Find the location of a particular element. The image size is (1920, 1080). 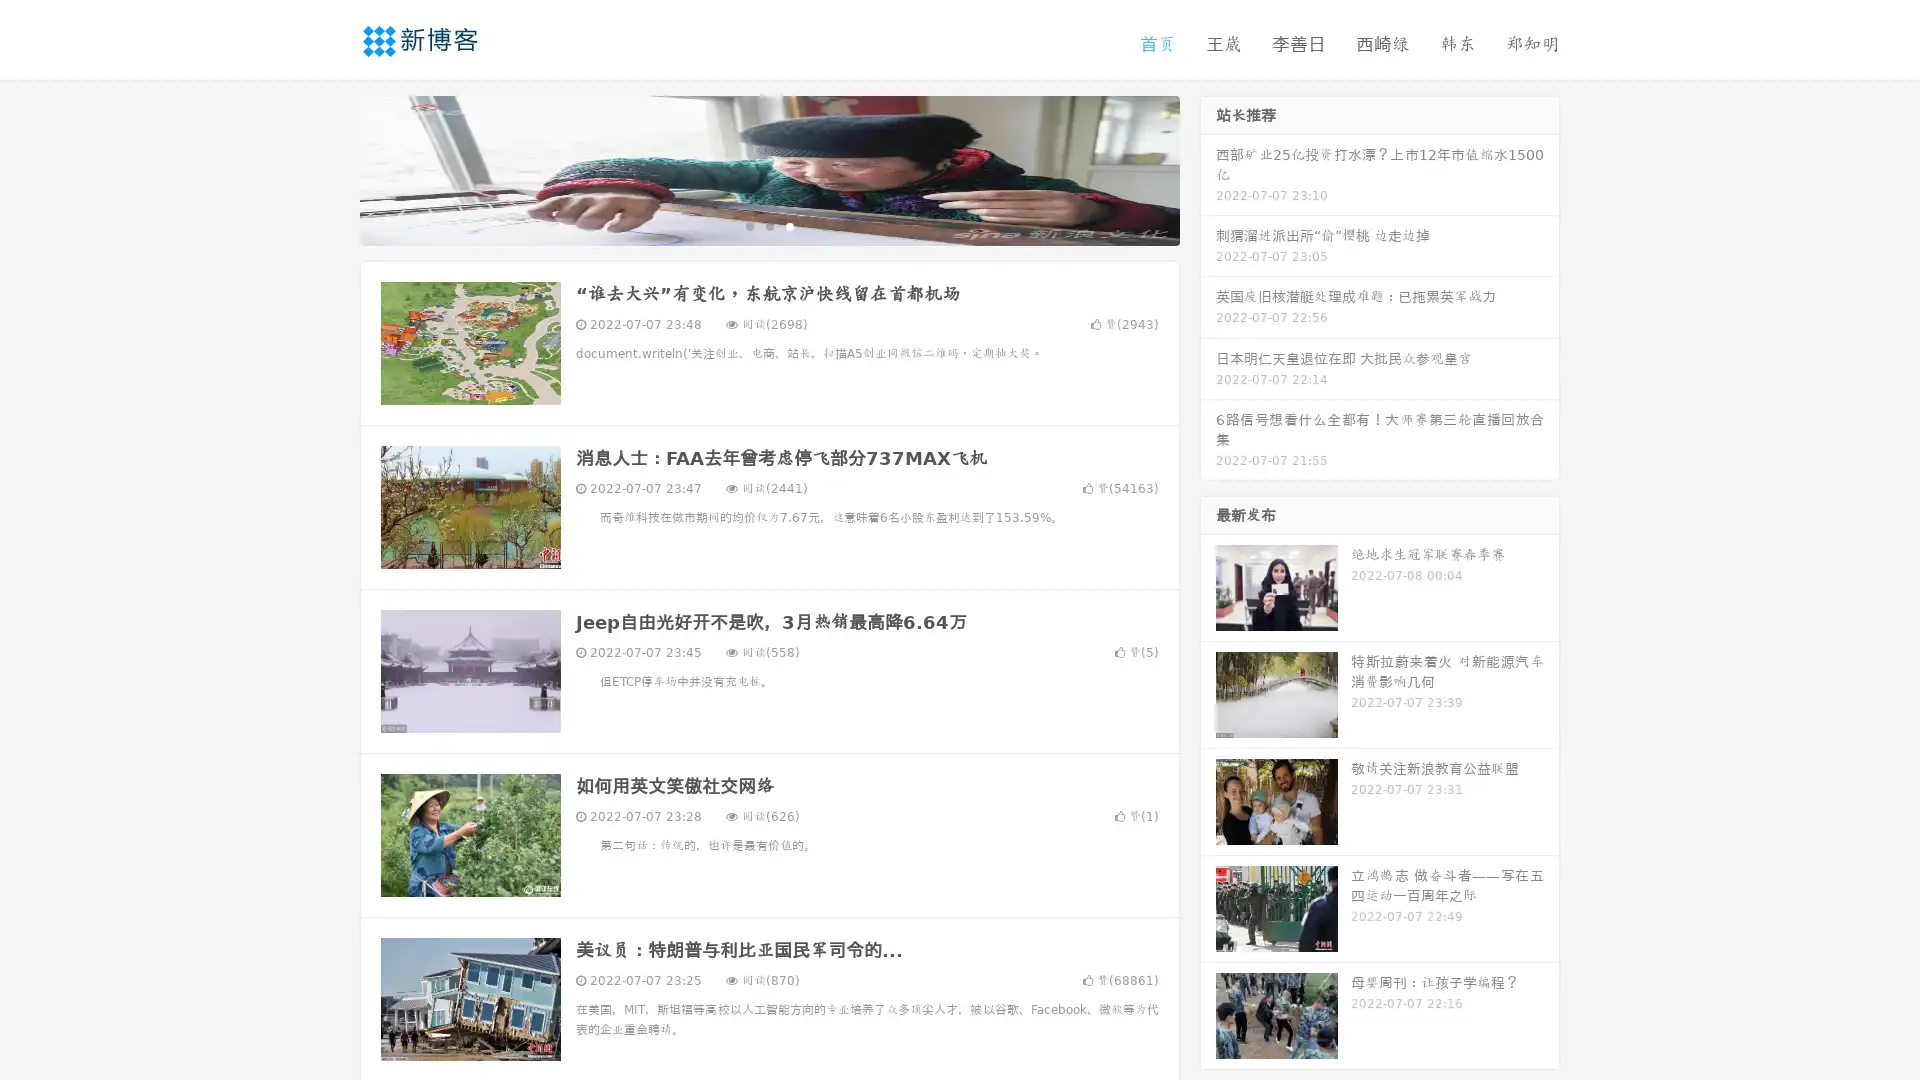

Go to slide 1 is located at coordinates (748, 225).